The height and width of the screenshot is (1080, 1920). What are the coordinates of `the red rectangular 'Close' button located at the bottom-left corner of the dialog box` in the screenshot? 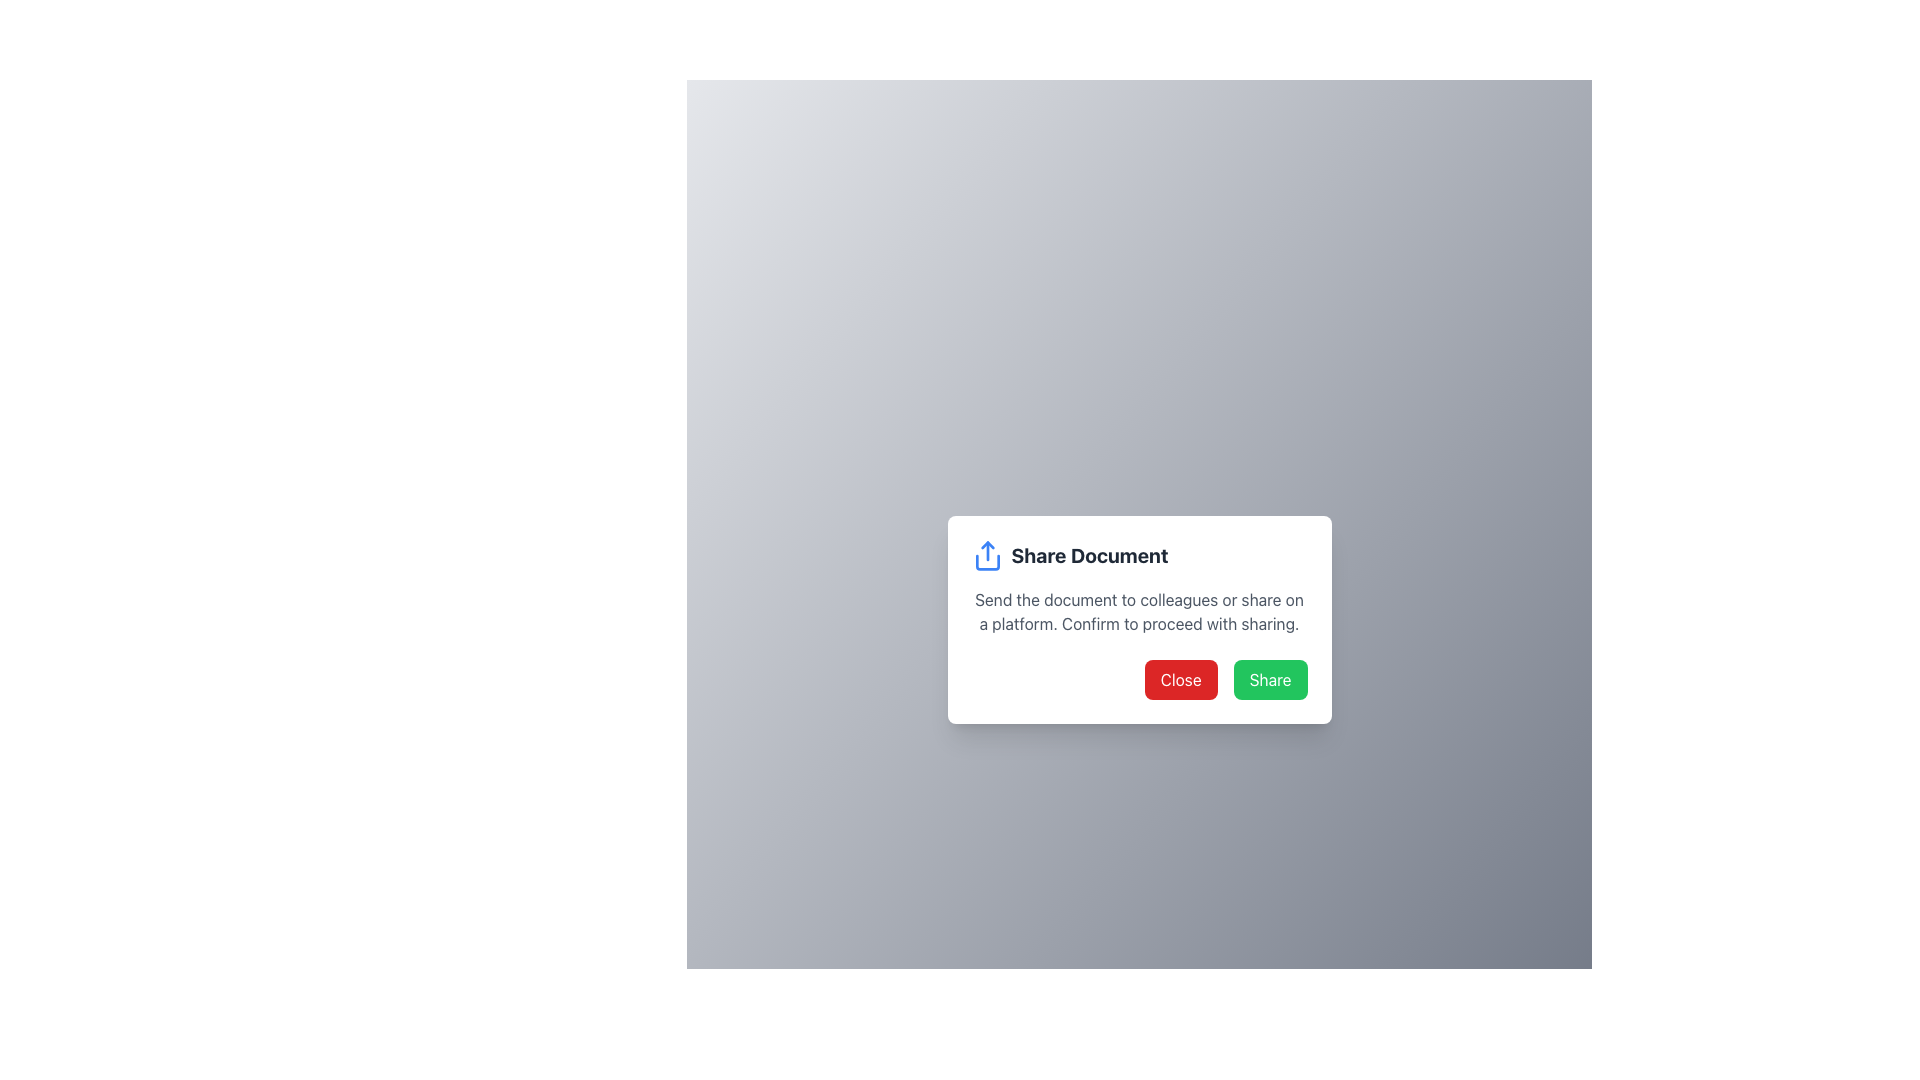 It's located at (1181, 678).